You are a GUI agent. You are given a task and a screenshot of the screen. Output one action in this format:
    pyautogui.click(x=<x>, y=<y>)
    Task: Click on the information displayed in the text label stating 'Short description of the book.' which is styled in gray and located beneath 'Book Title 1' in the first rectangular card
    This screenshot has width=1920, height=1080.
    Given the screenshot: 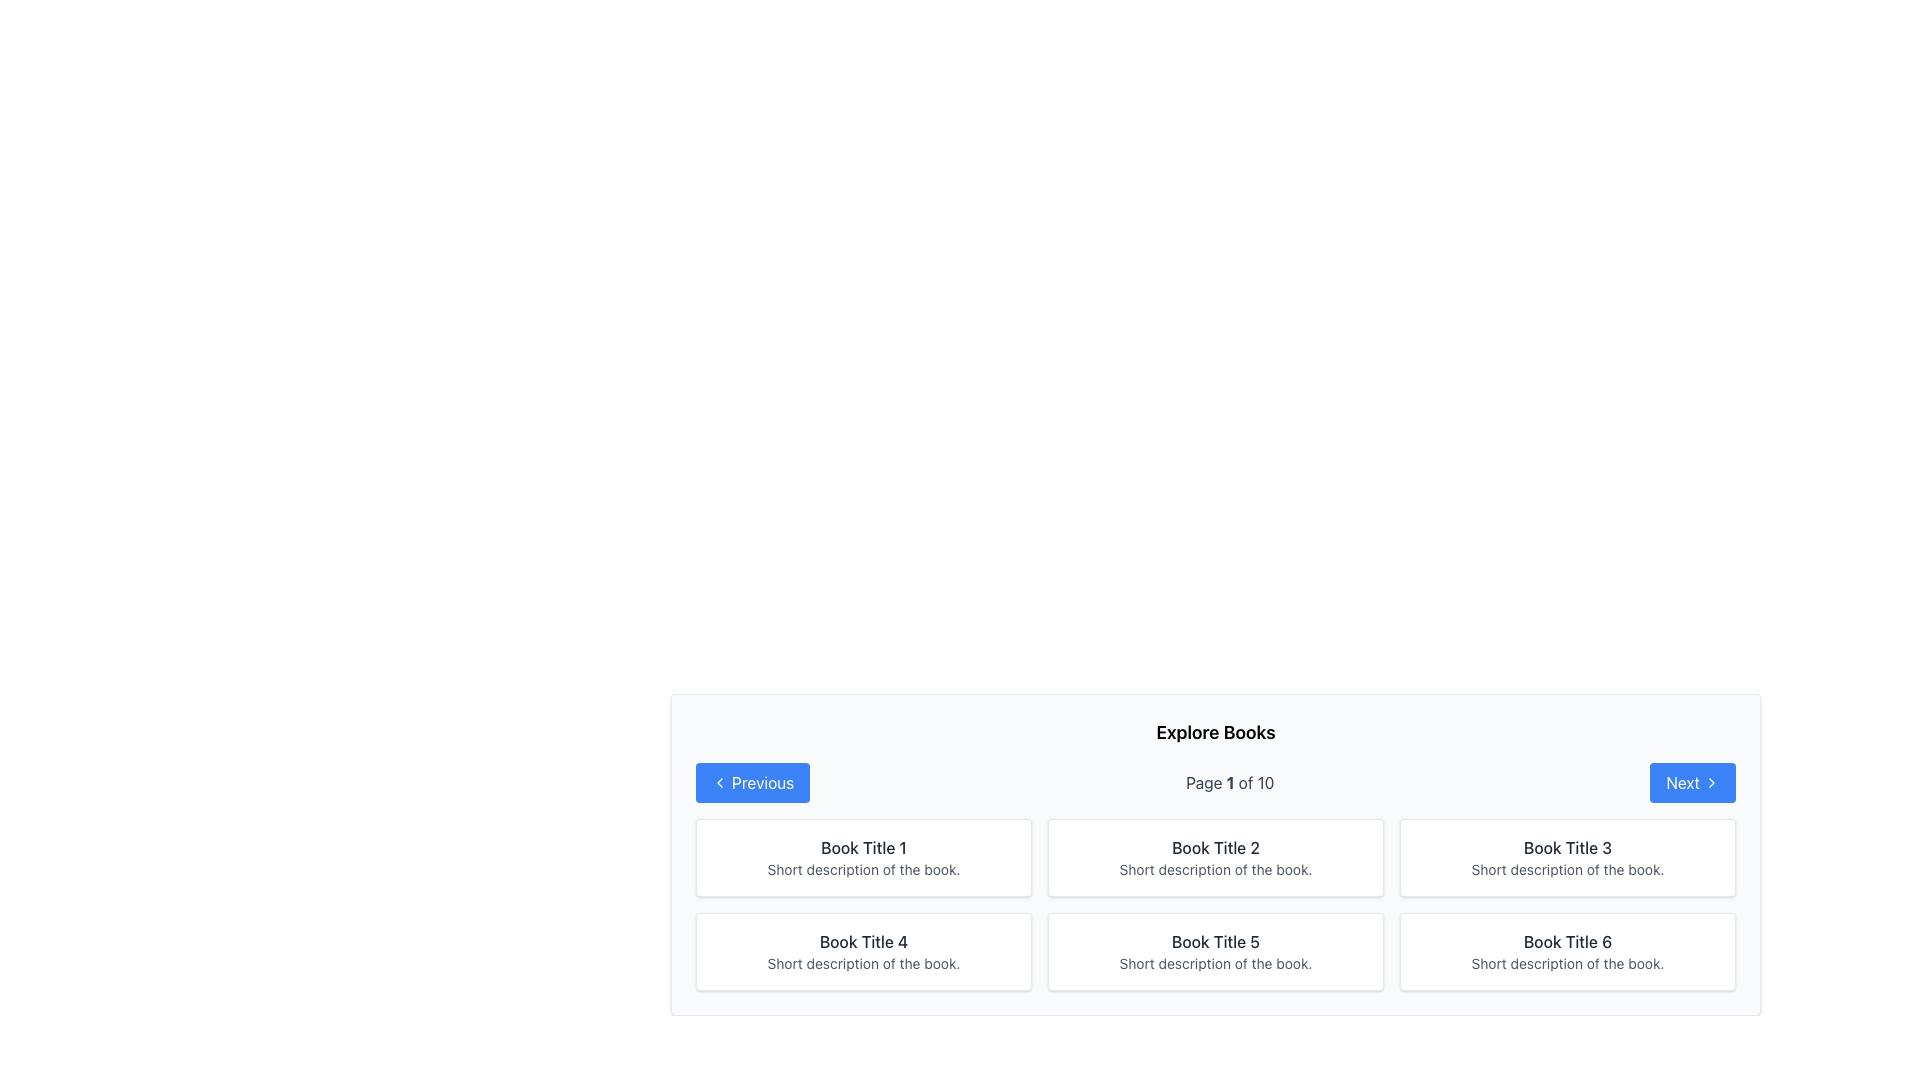 What is the action you would take?
    pyautogui.click(x=864, y=869)
    